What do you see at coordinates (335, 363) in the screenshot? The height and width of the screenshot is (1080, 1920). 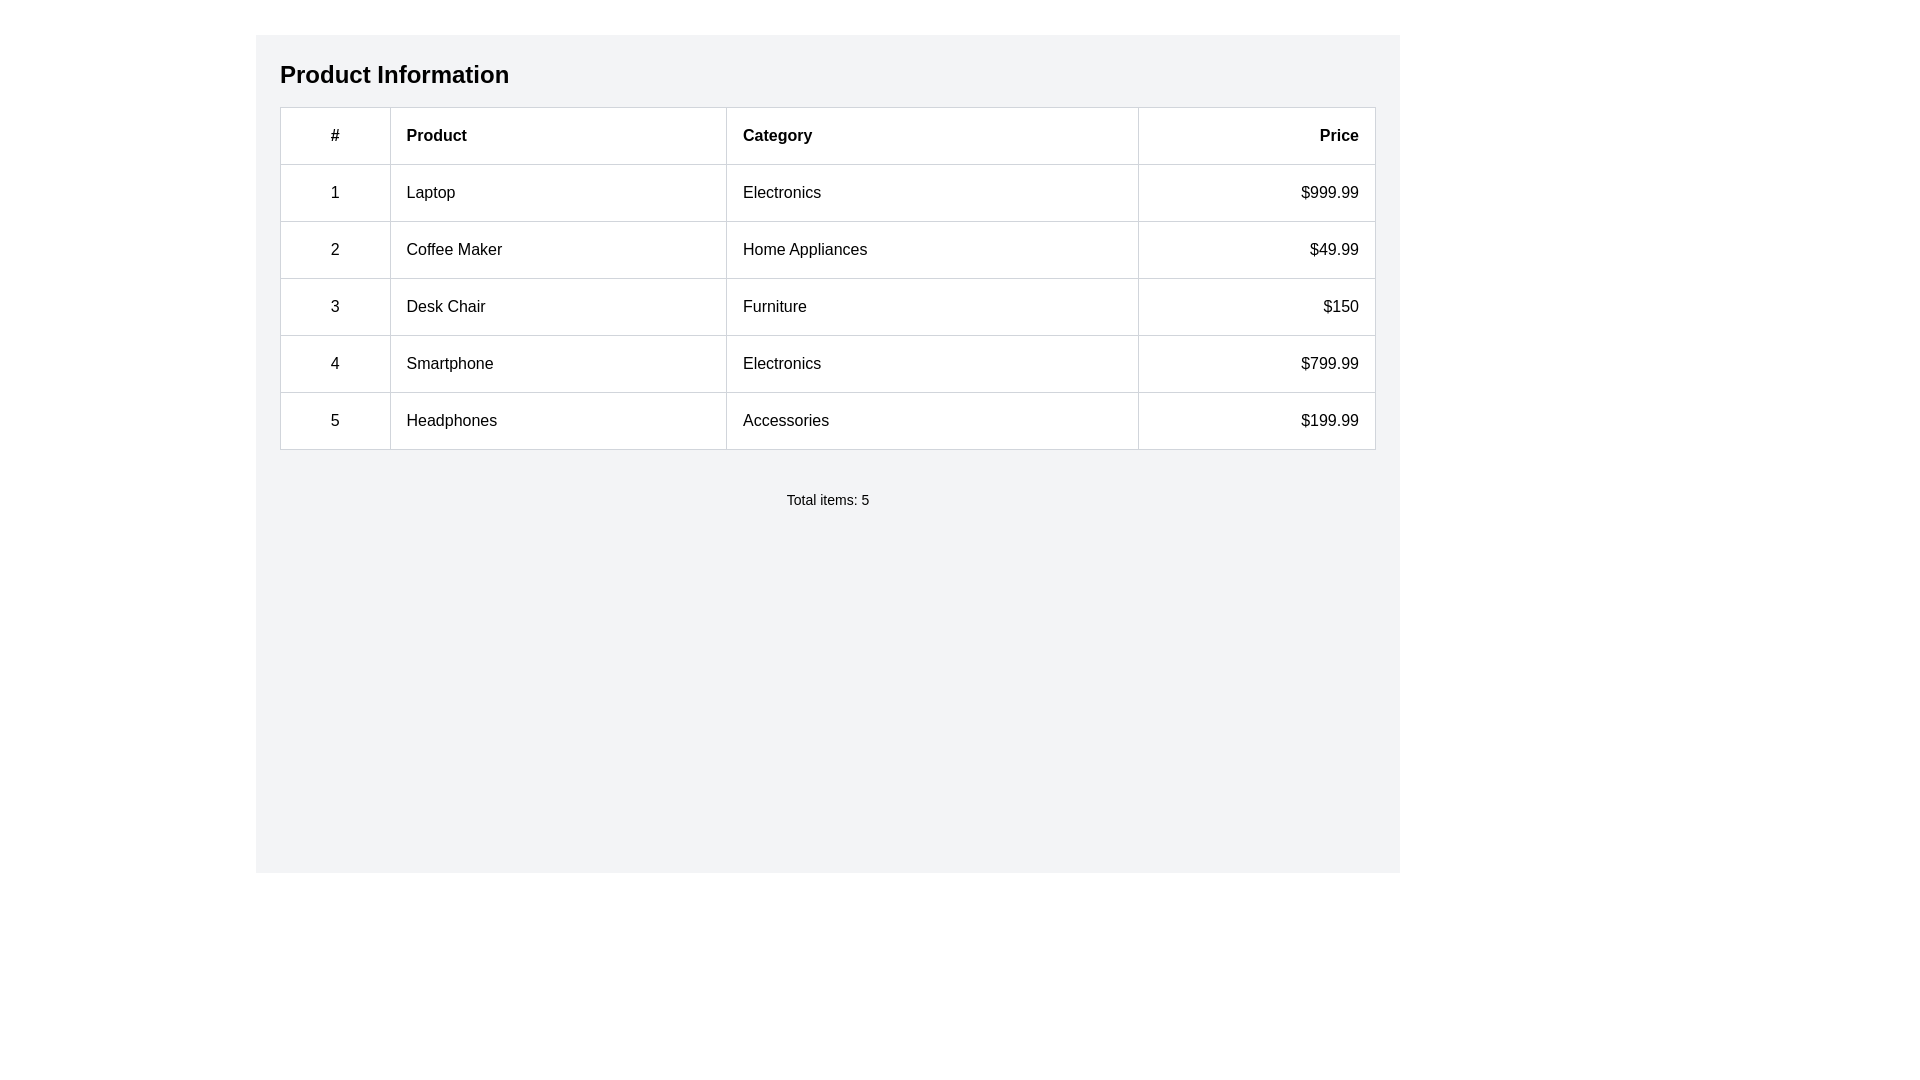 I see `the label indicating the position '4' in the leftmost column of the fourth row in the table` at bounding box center [335, 363].